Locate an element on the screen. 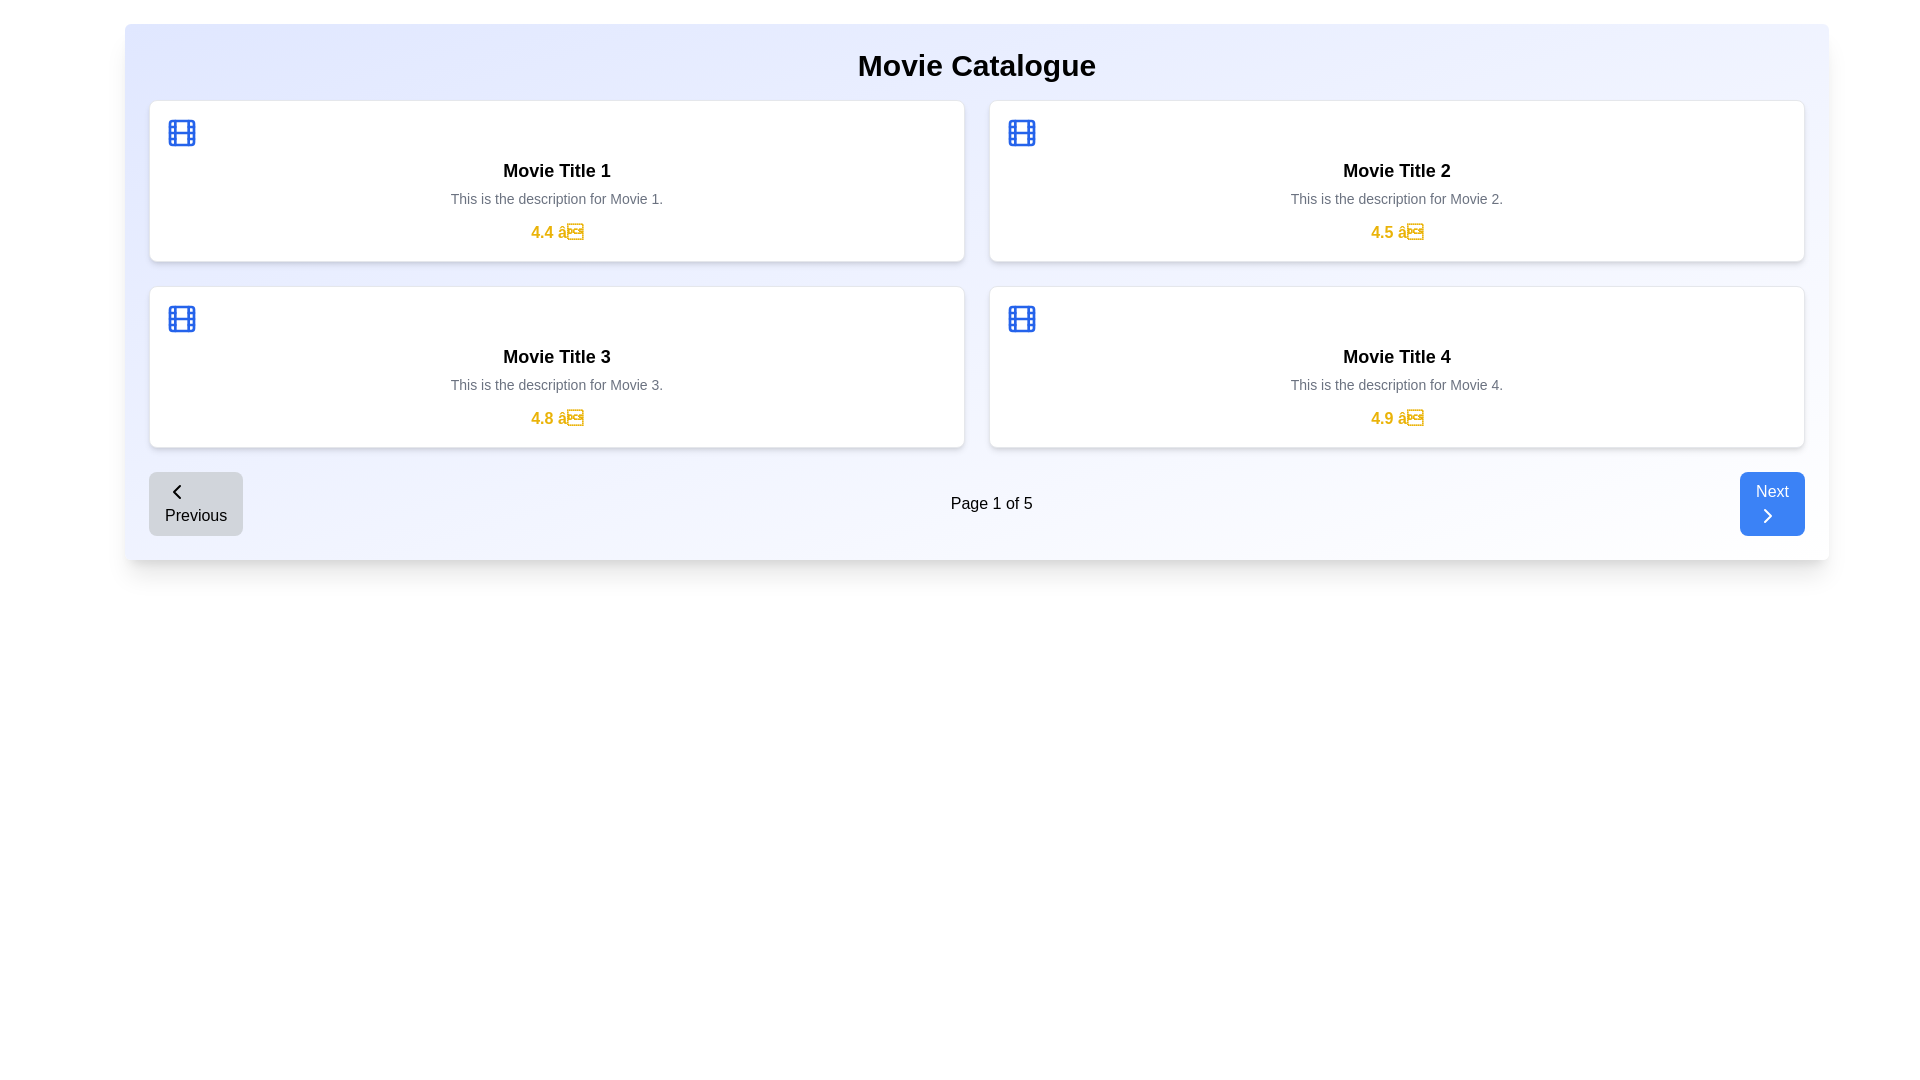  the static textual label that serves as the title of the movie, located in the second card of the top row, centrally positioned under a blue film reel icon and above the description text is located at coordinates (1395, 169).